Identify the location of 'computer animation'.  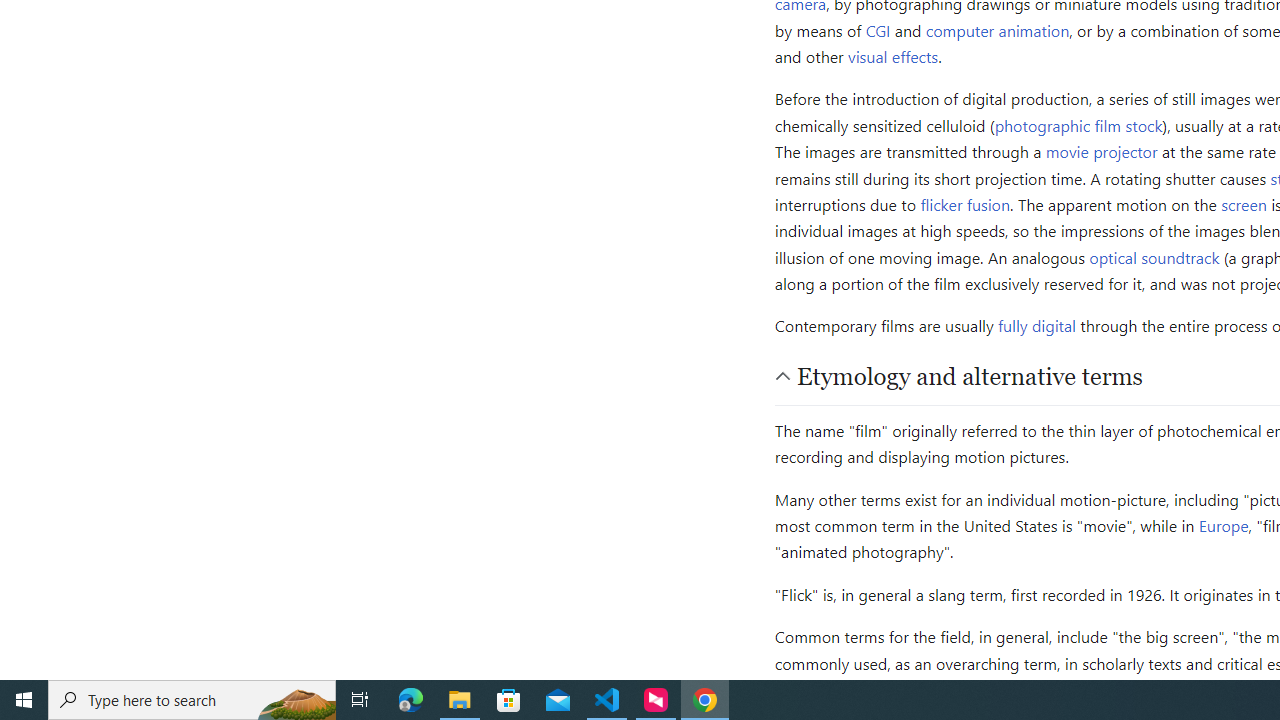
(997, 29).